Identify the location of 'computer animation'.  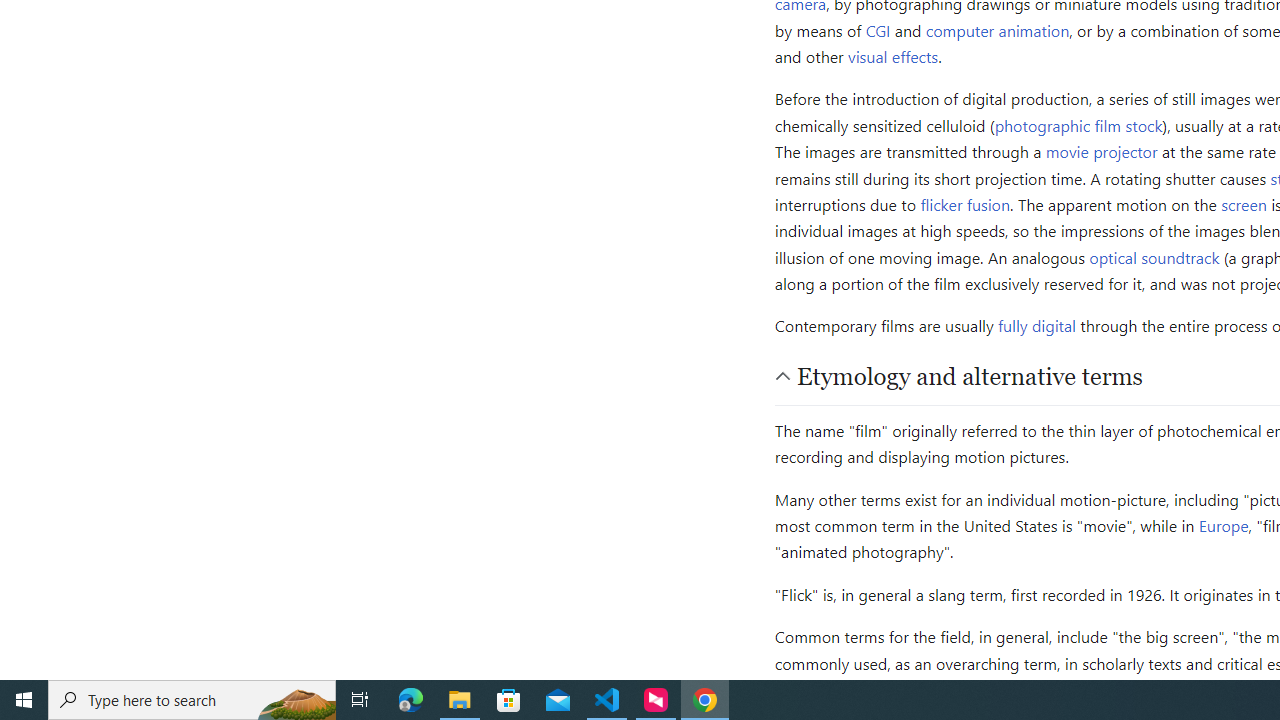
(997, 29).